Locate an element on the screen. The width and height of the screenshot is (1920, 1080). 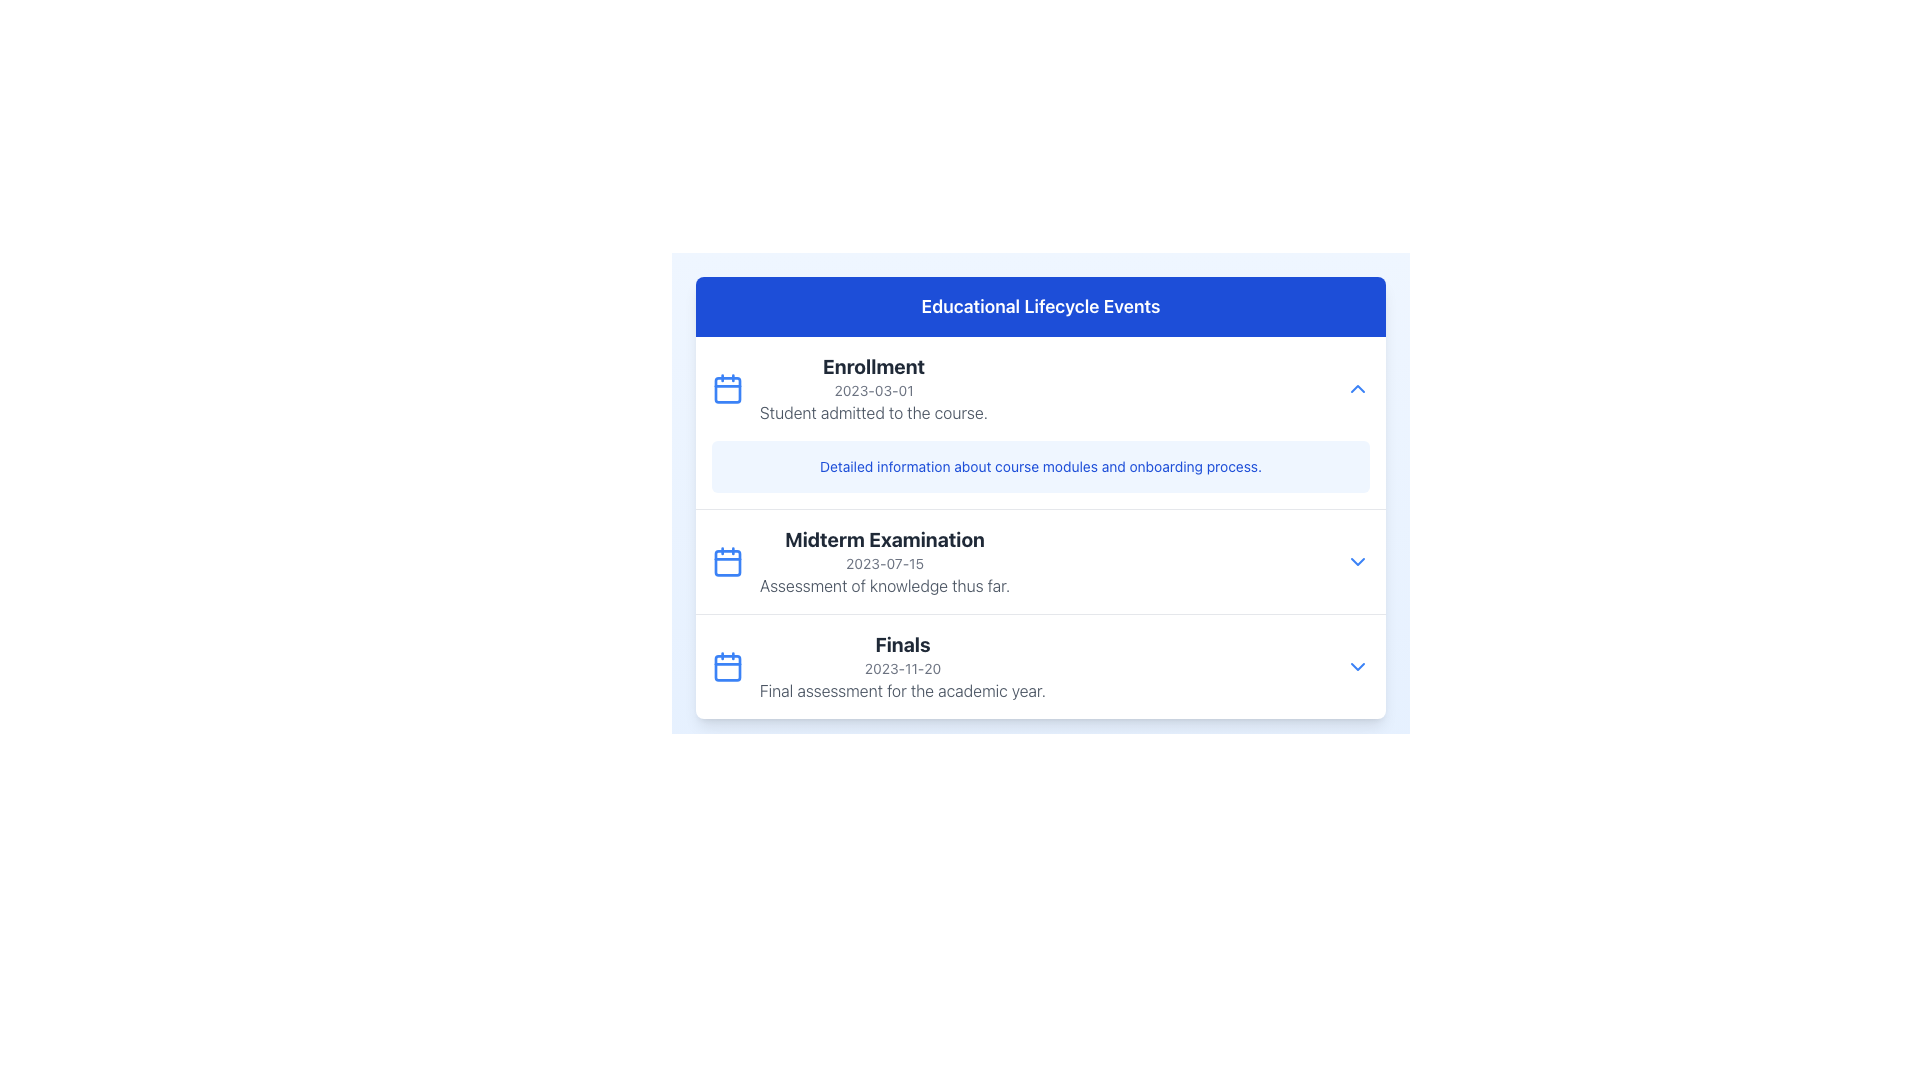
the 'Midterm Examination' subsection within the 'Educational Lifecycle Events' section is located at coordinates (1040, 527).